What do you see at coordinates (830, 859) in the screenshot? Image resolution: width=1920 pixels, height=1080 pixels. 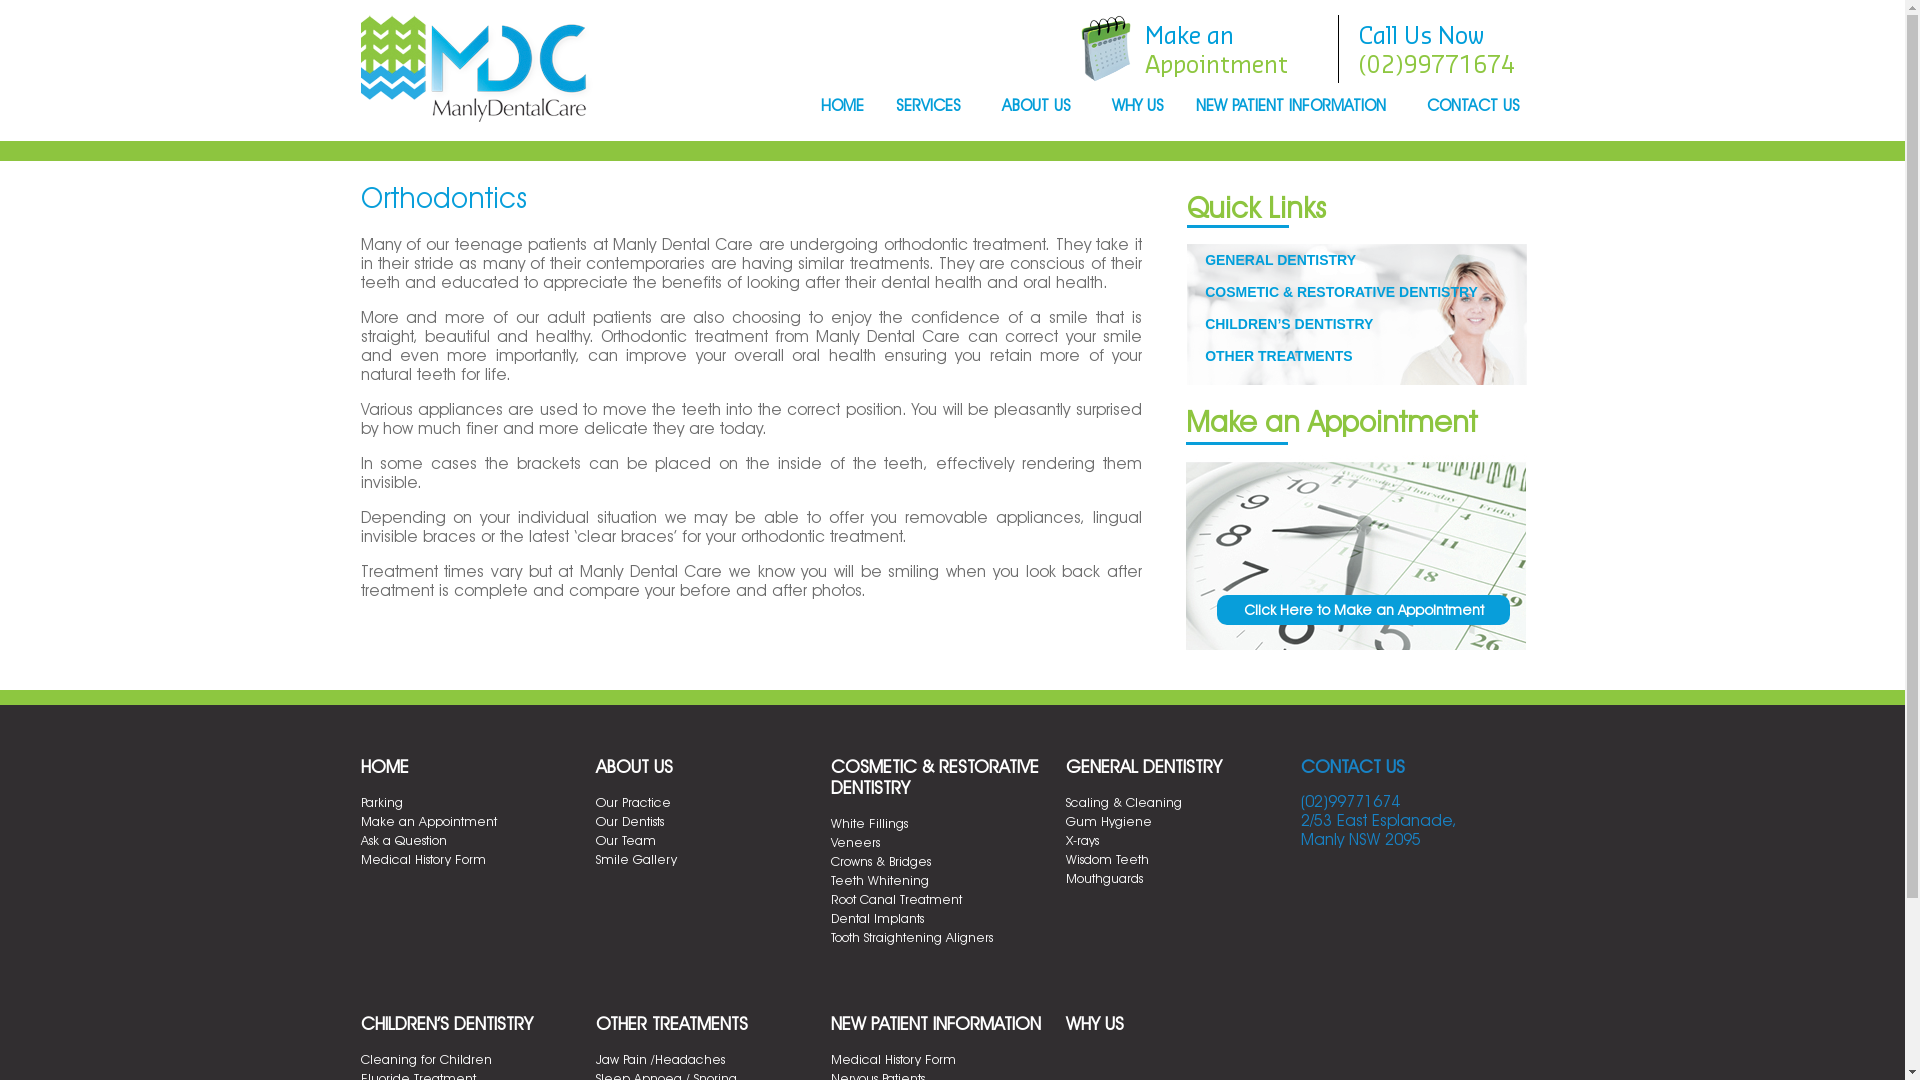 I see `'Crowns & Bridges'` at bounding box center [830, 859].